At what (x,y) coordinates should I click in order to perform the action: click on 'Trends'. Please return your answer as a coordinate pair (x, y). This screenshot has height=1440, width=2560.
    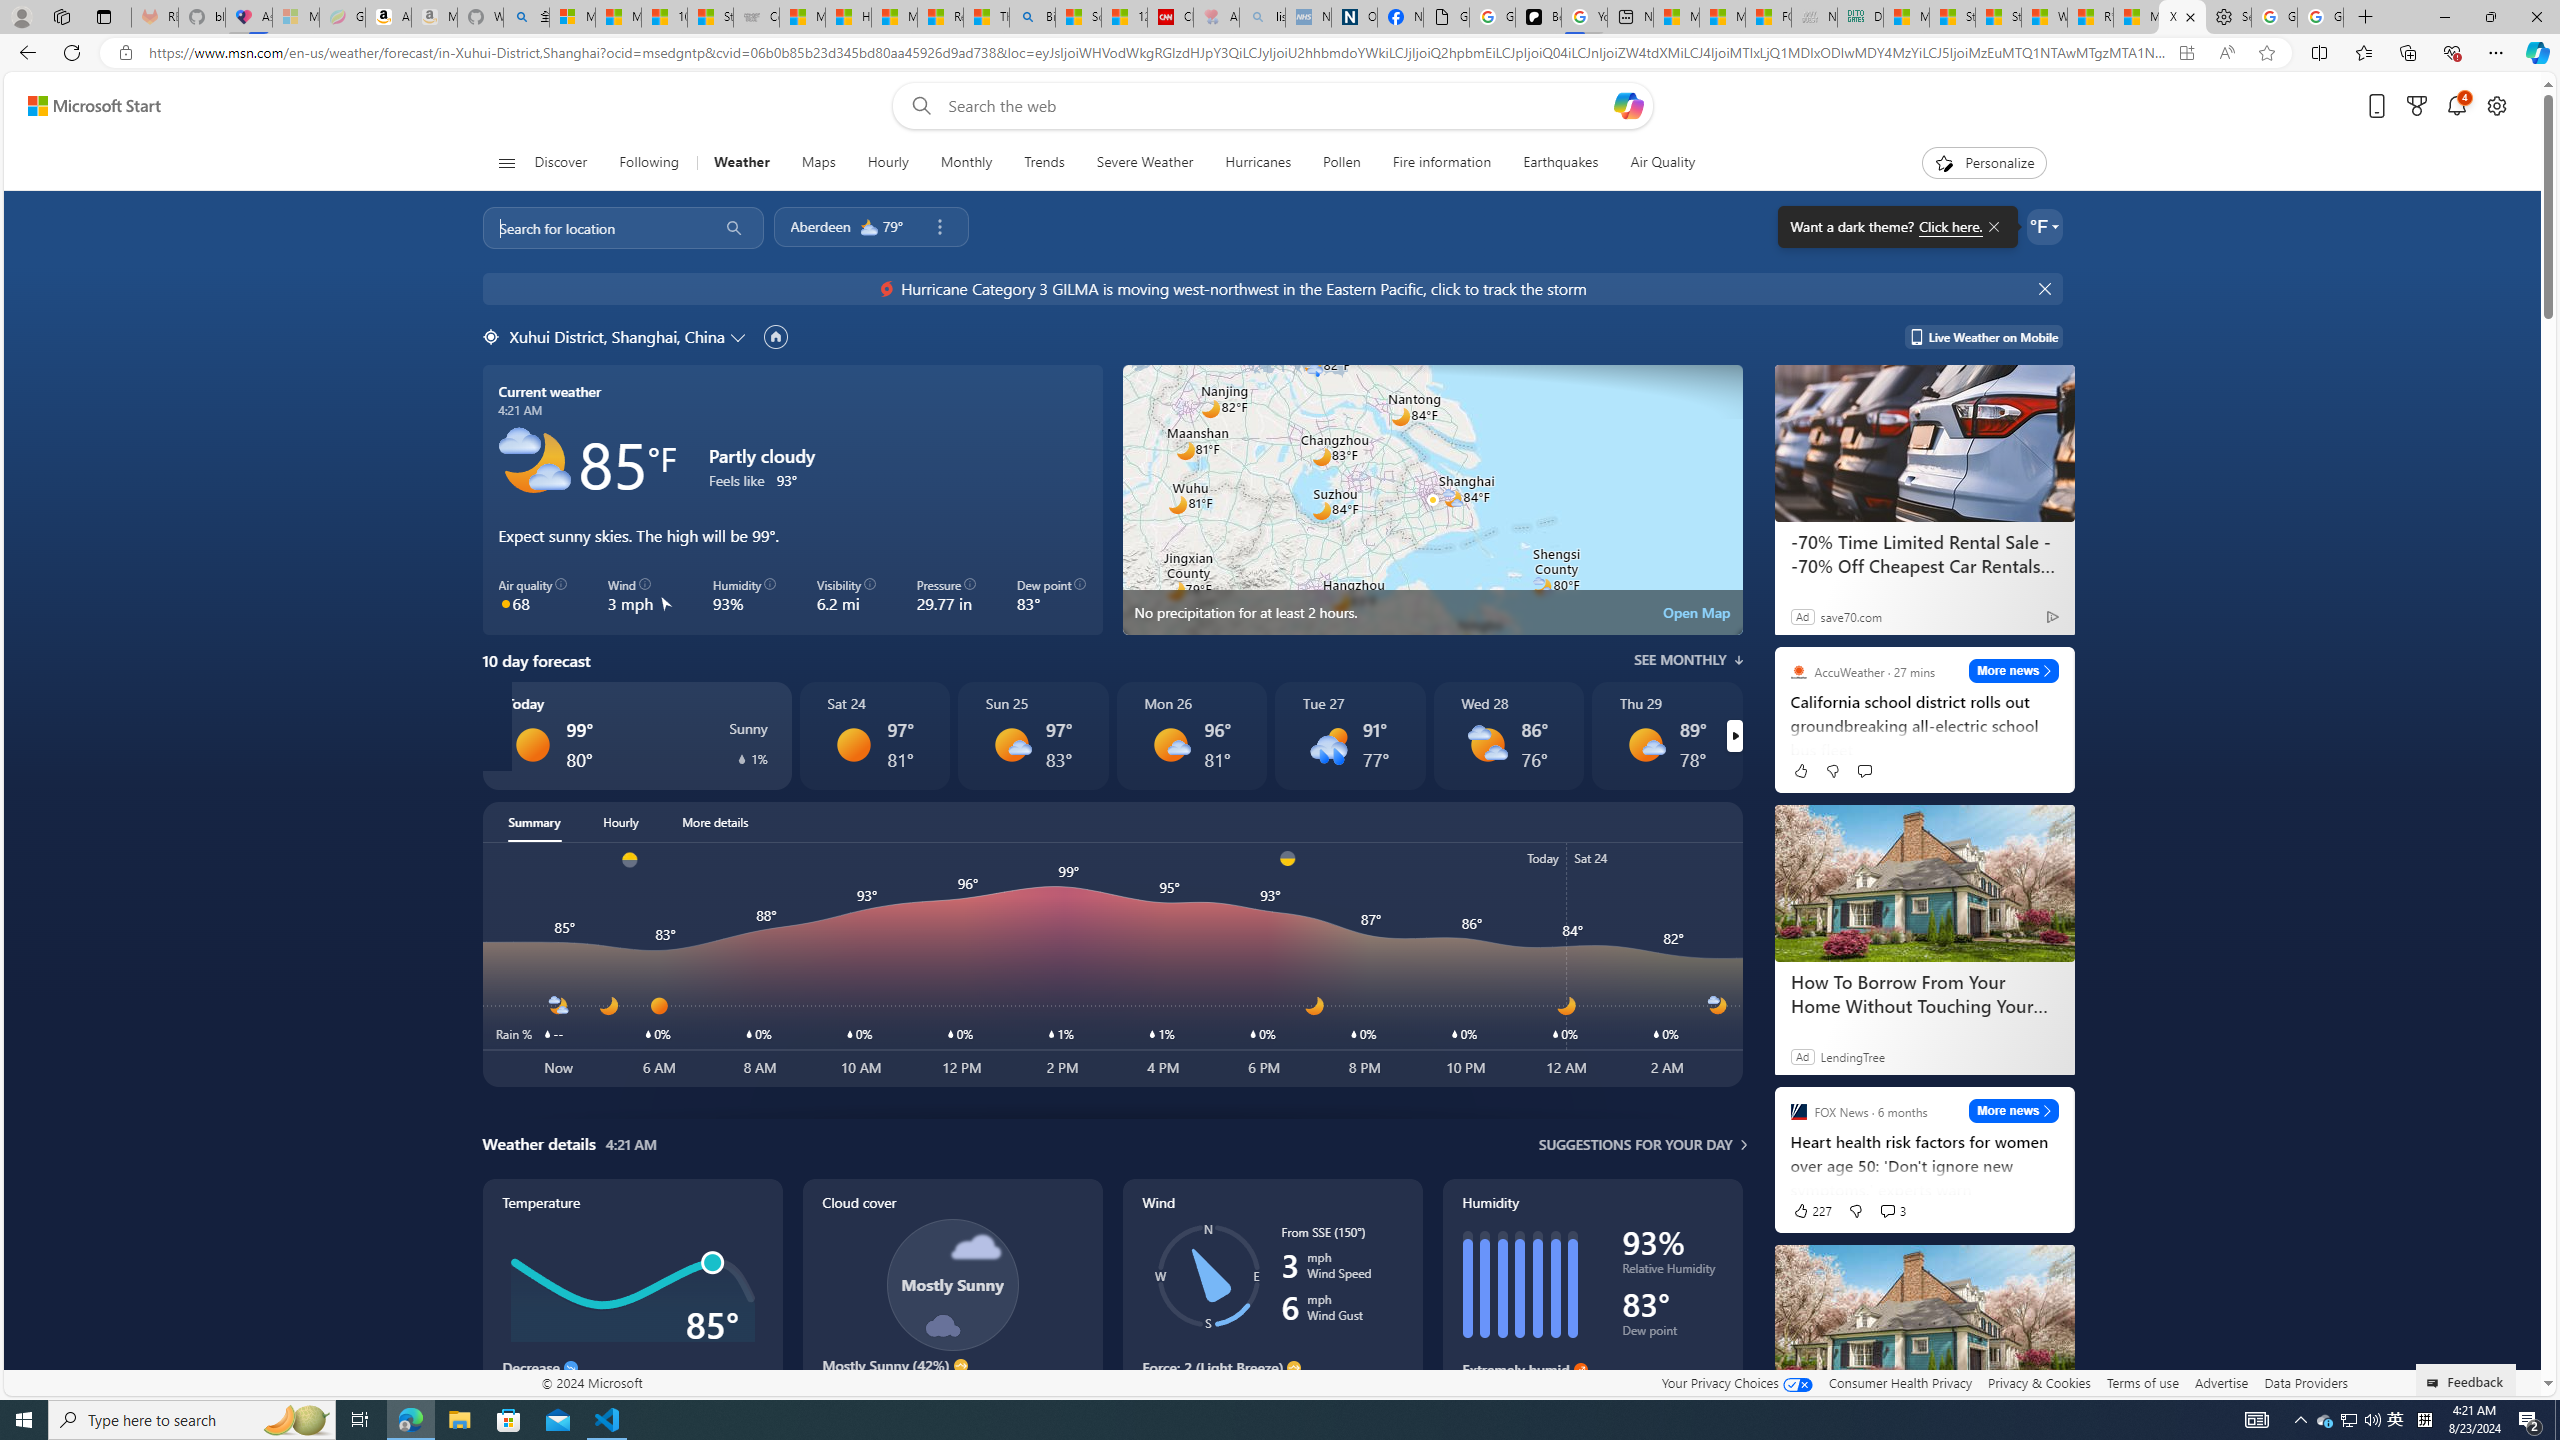
    Looking at the image, I should click on (1043, 162).